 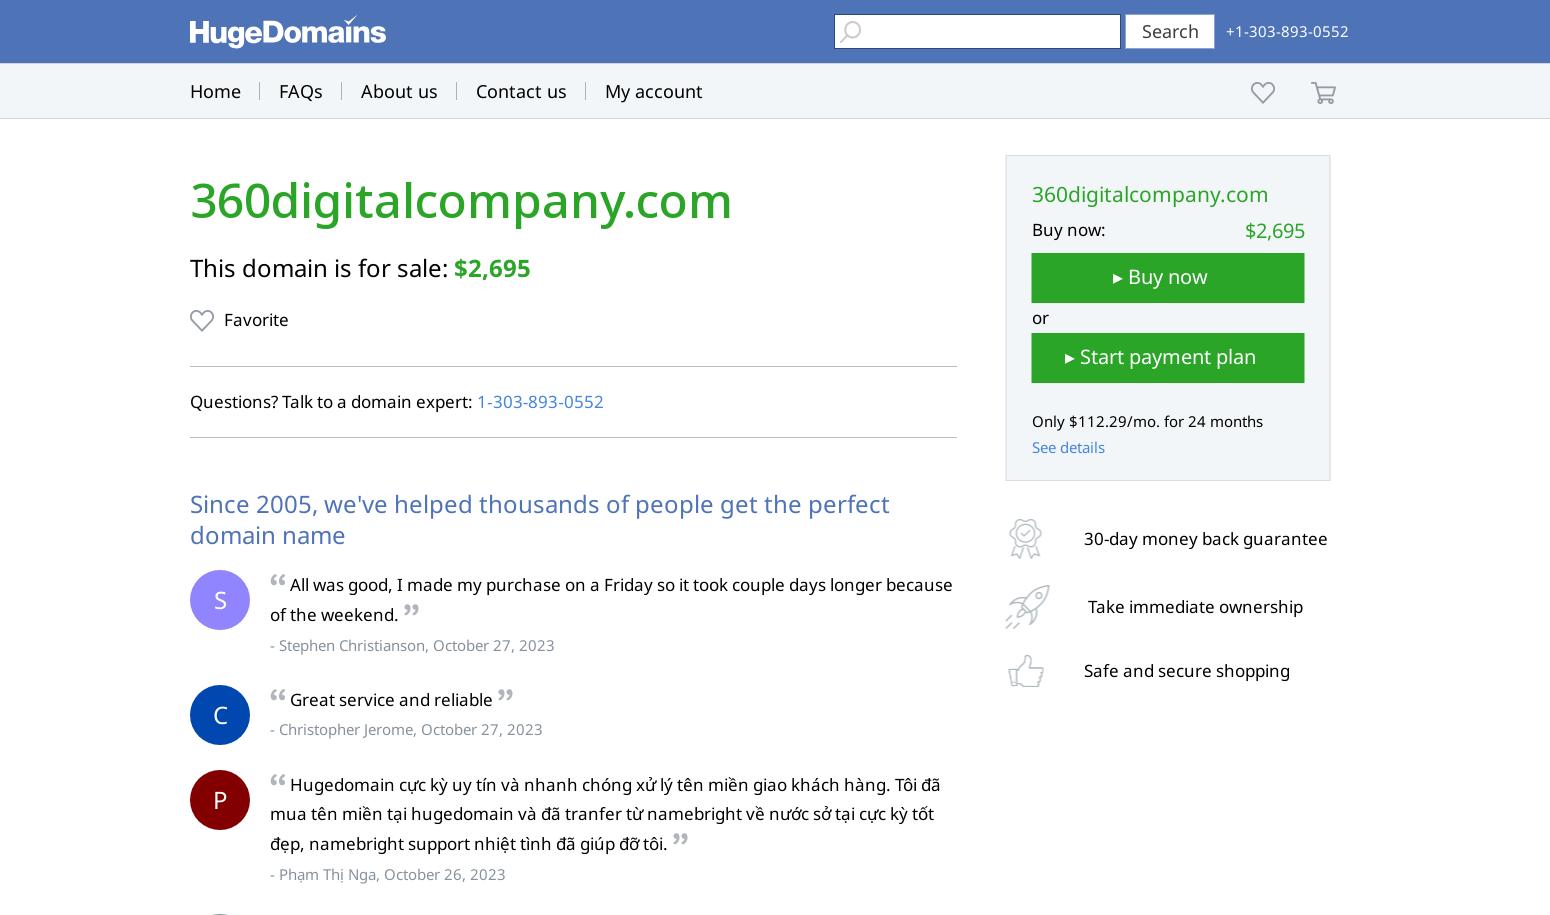 I want to click on 'C', so click(x=218, y=713).